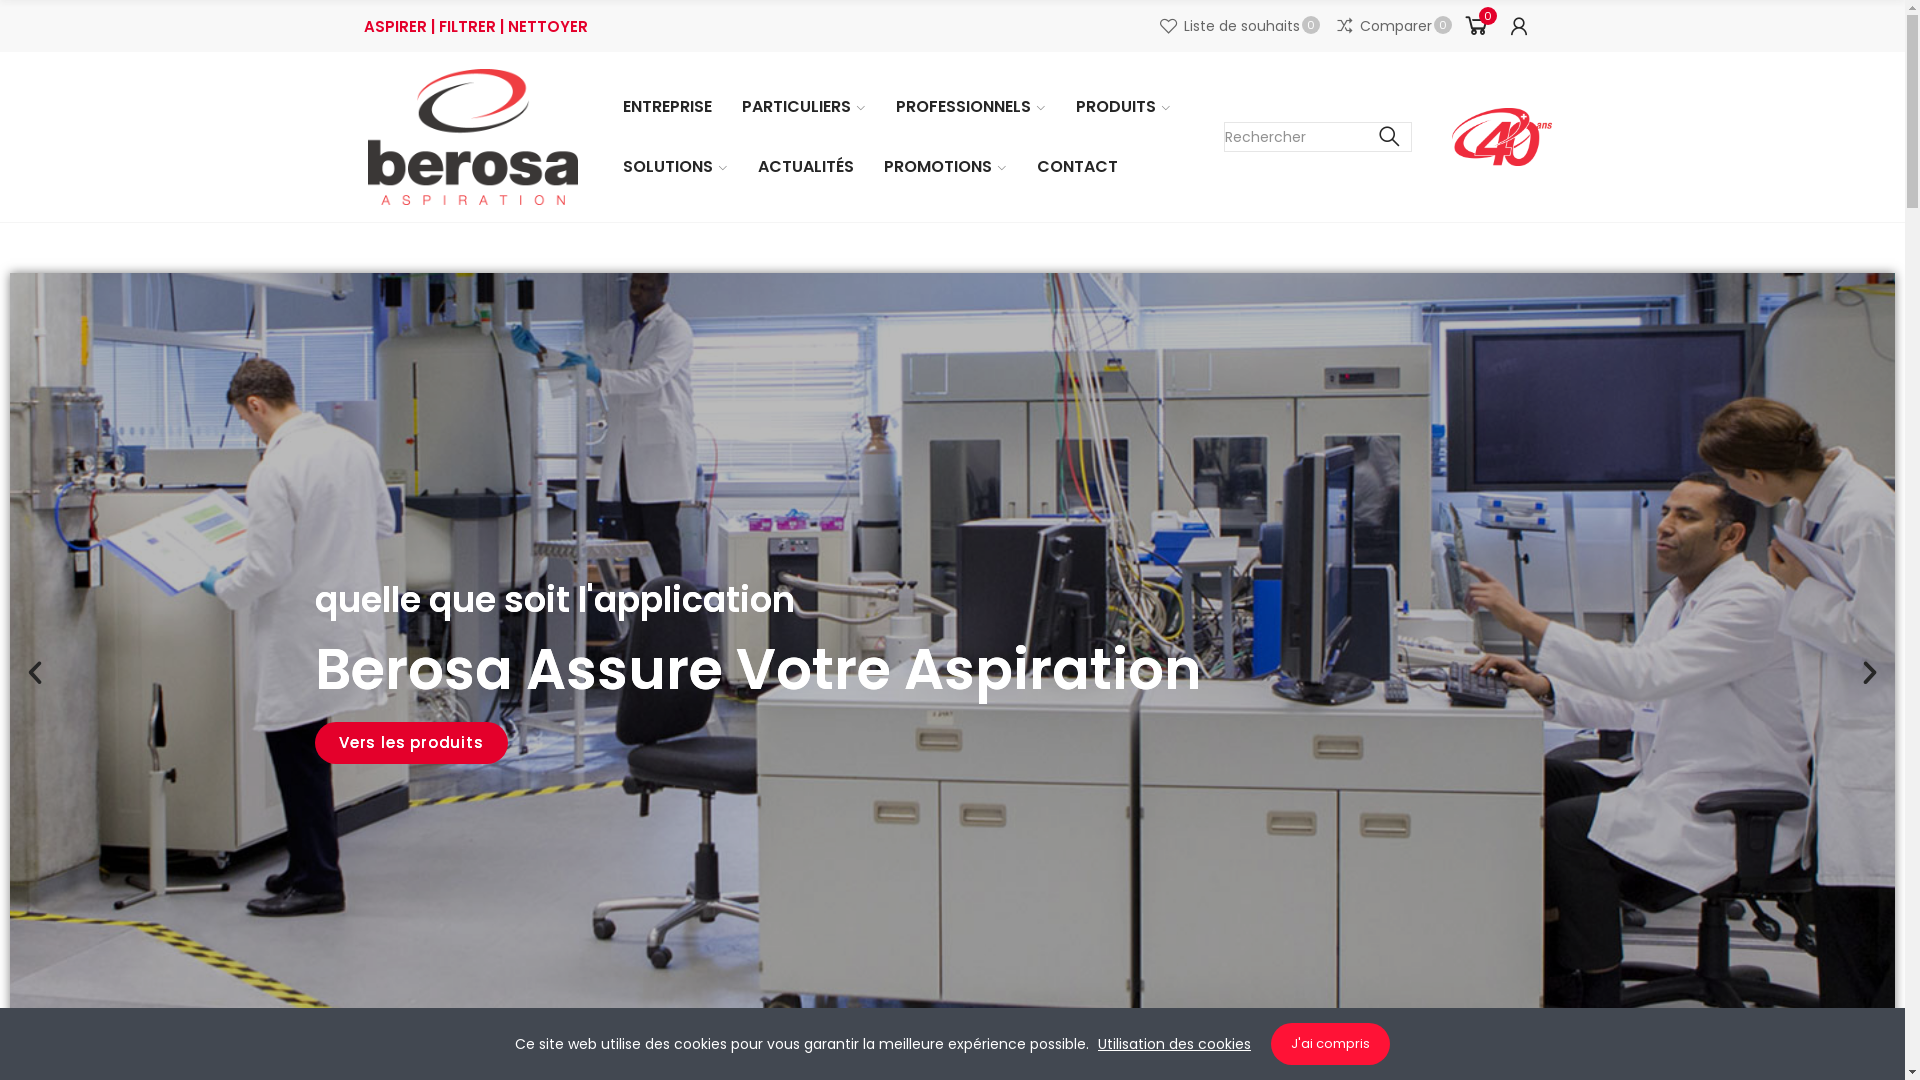 The image size is (1920, 1080). Describe the element at coordinates (1122, 107) in the screenshot. I see `'PRODUITS'` at that location.